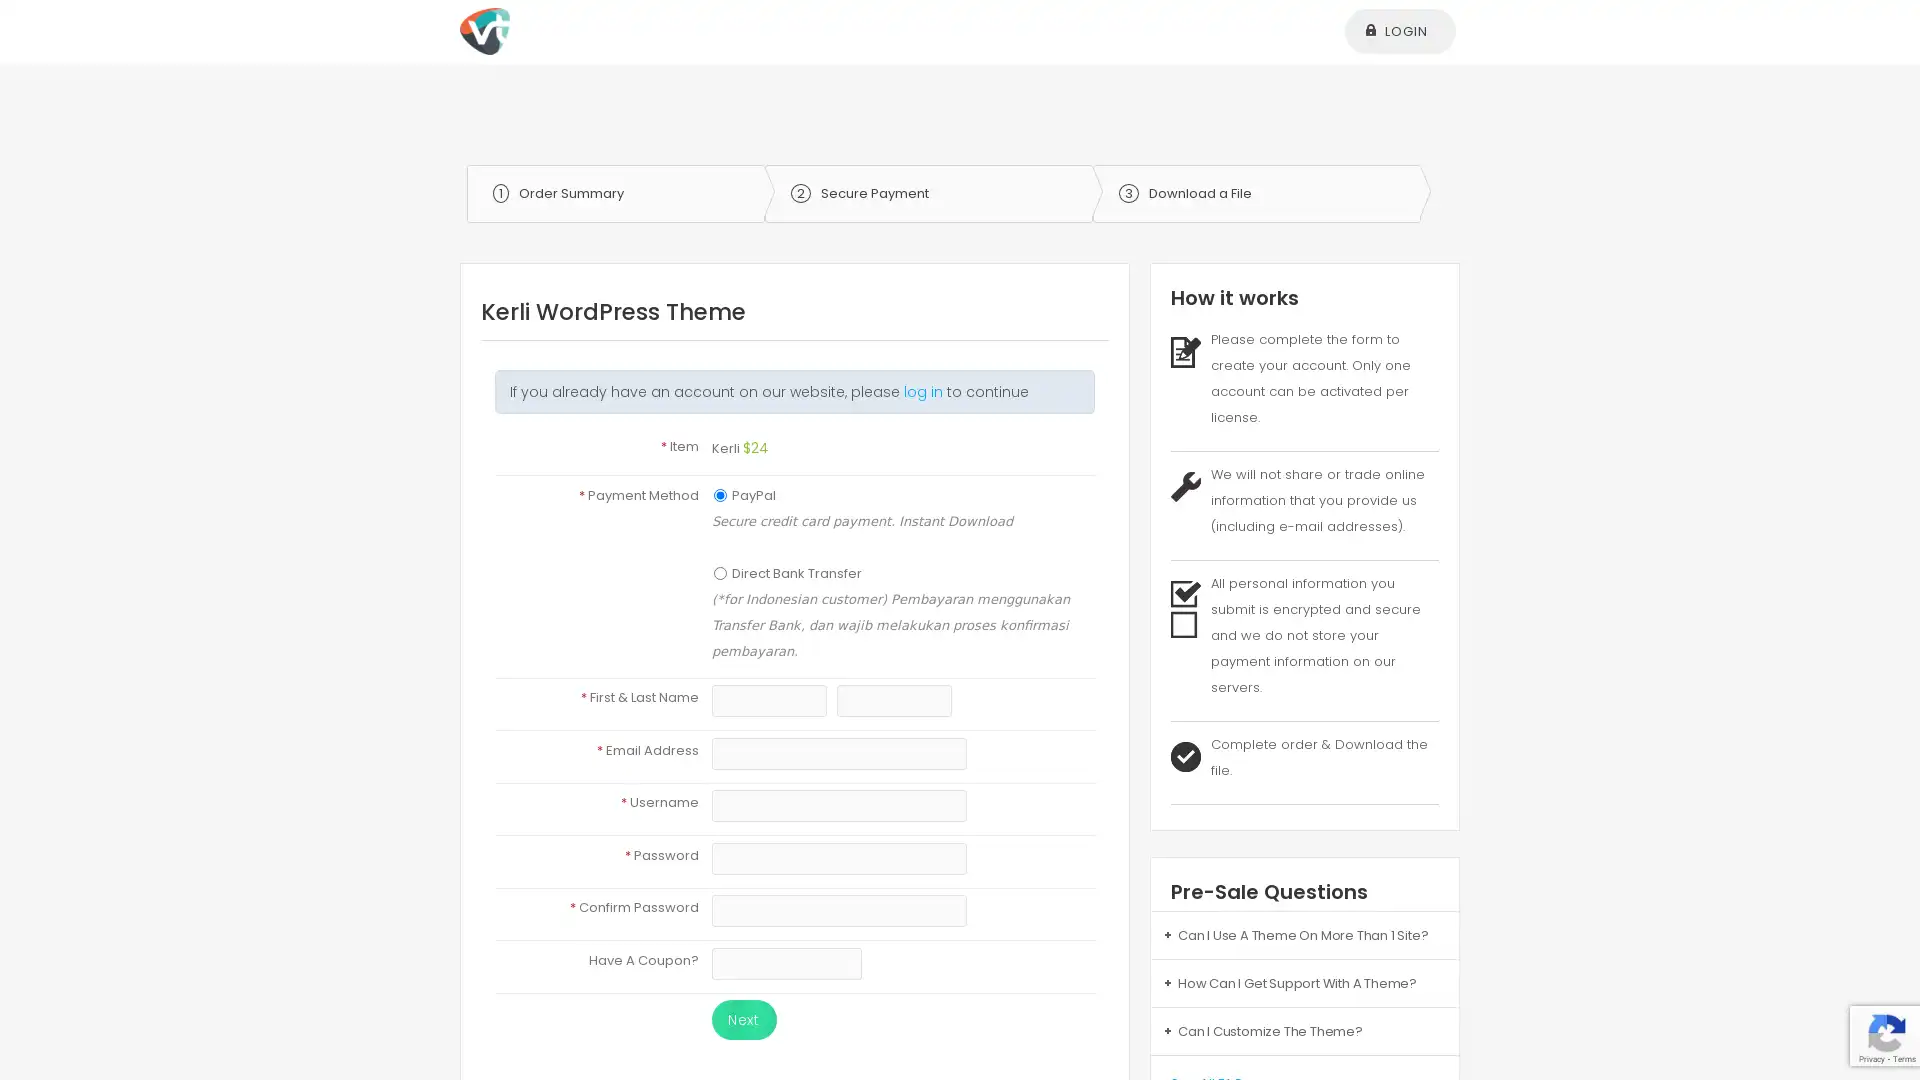  Describe the element at coordinates (742, 1019) in the screenshot. I see `Next` at that location.